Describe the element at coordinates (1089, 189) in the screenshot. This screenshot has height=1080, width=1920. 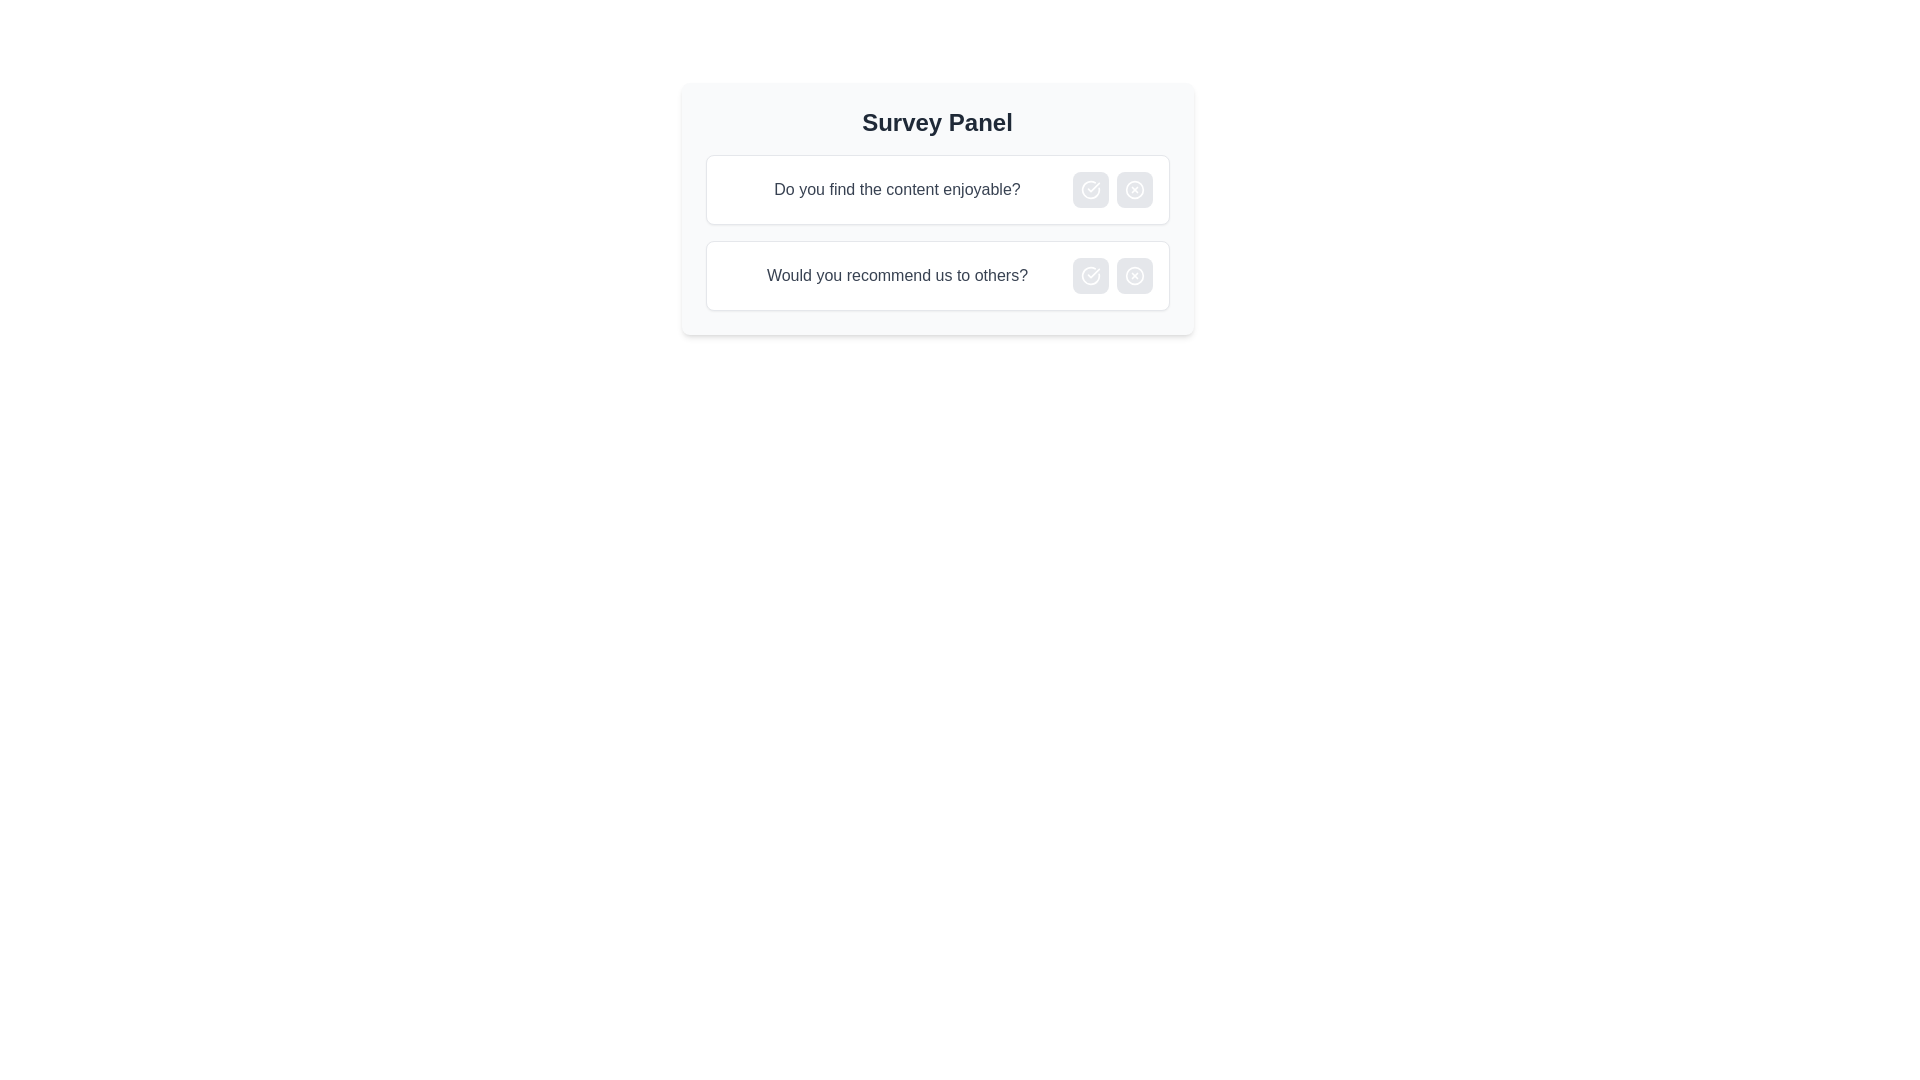
I see `the leftmost button in the action section of the first question row titled 'Do you find the content enjoyable?'` at that location.